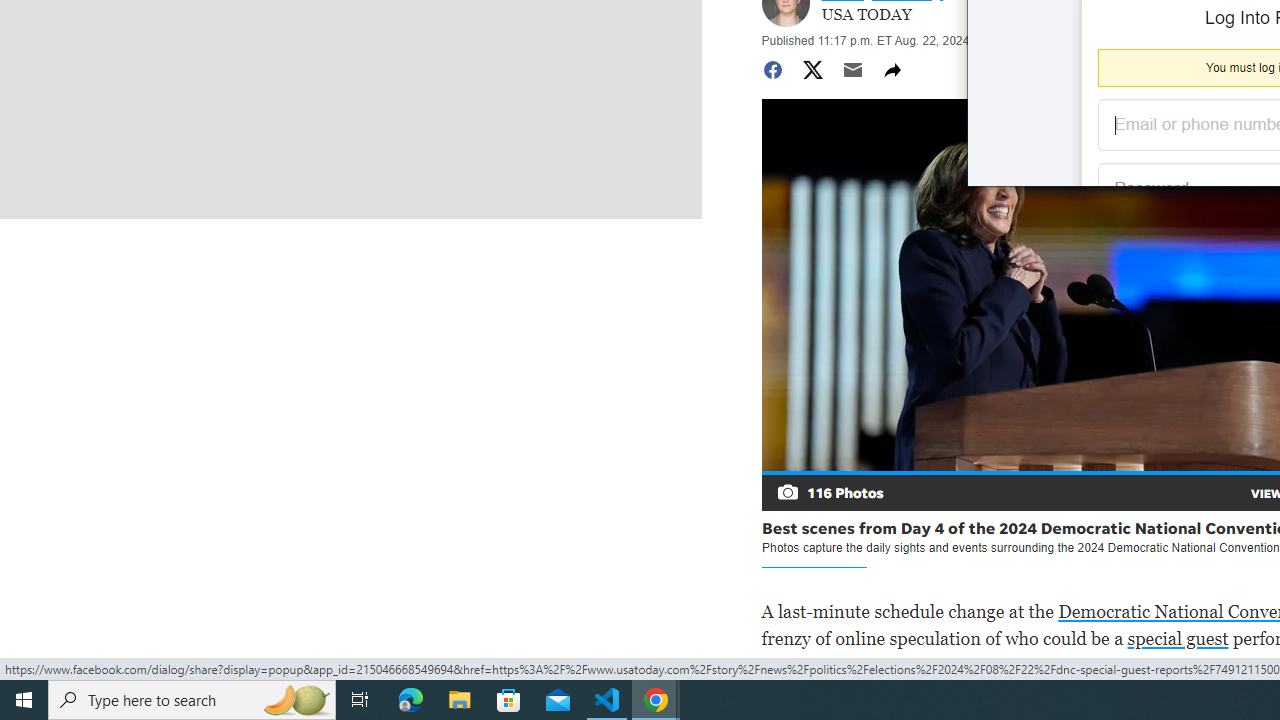 The height and width of the screenshot is (720, 1280). What do you see at coordinates (606, 698) in the screenshot?
I see `'Visual Studio Code - 1 running window'` at bounding box center [606, 698].